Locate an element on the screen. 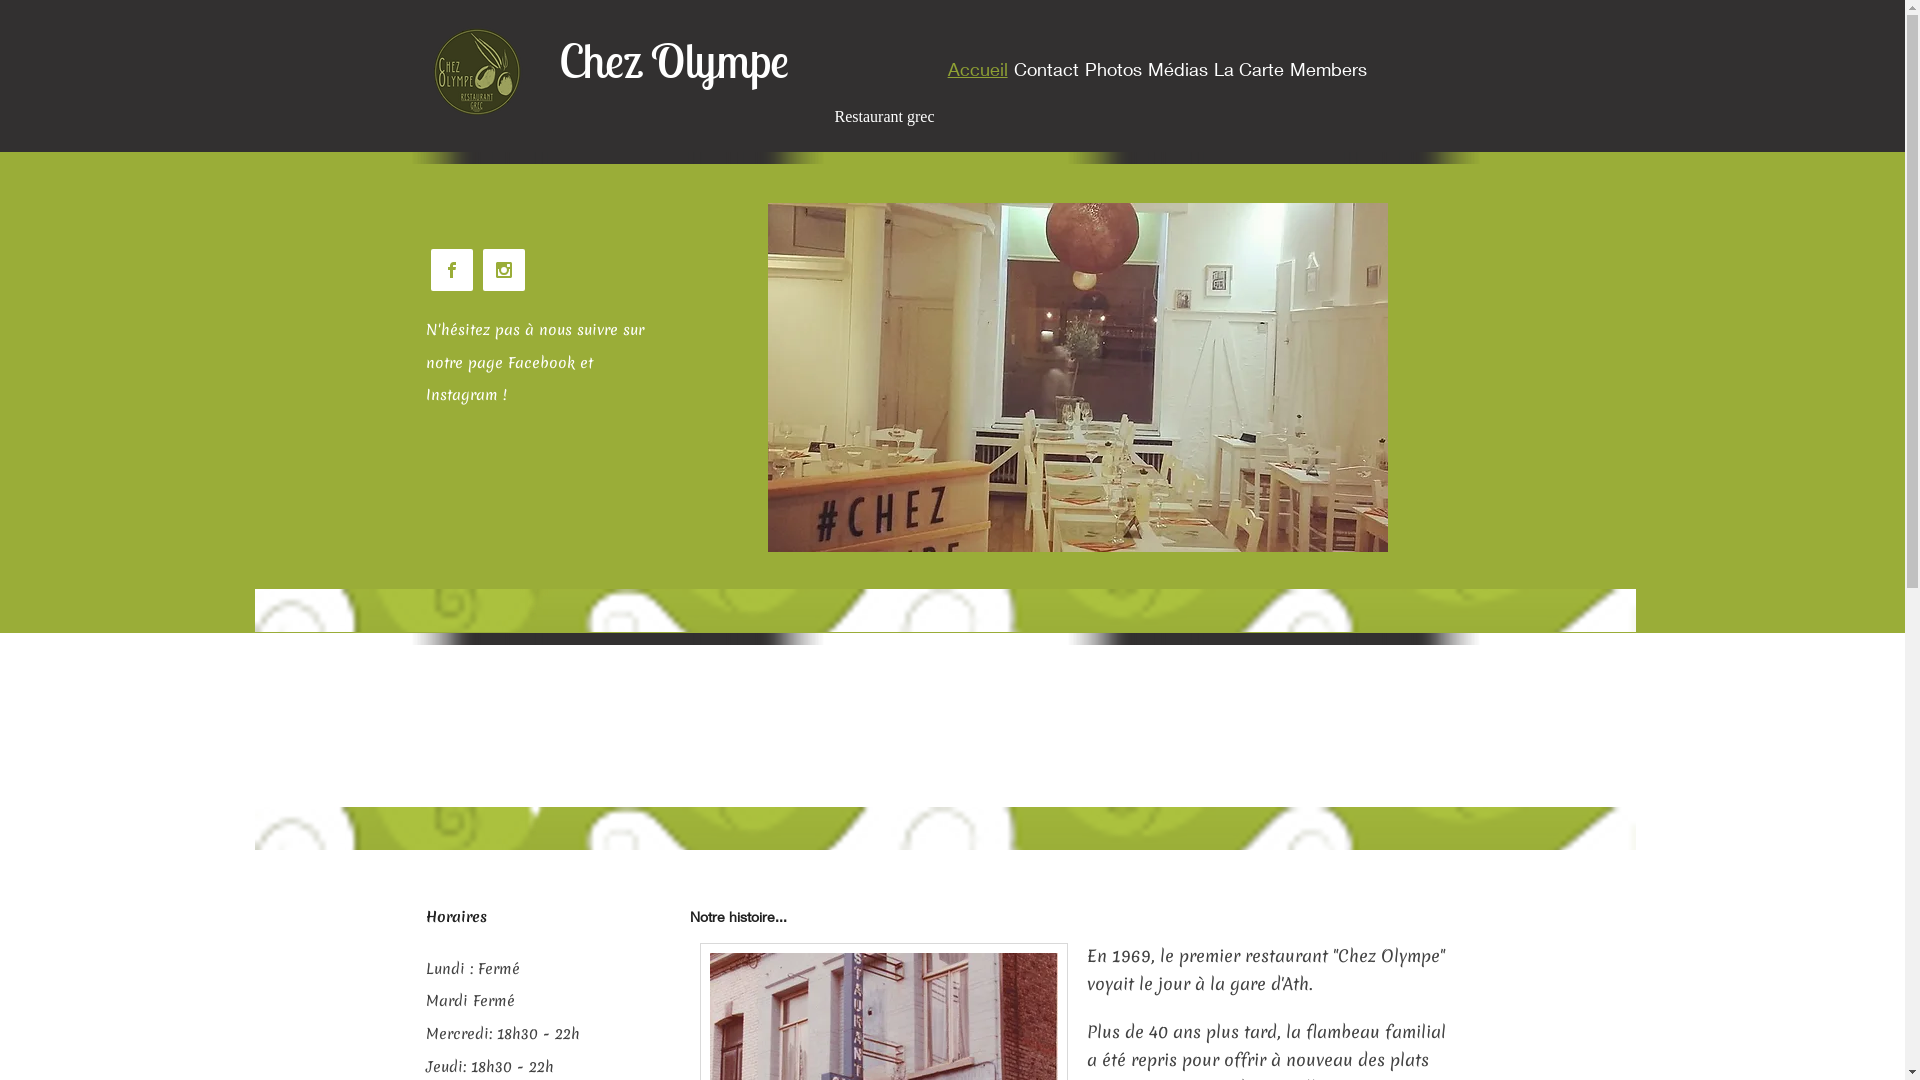 The width and height of the screenshot is (1920, 1080). 'Embedded Content' is located at coordinates (551, 227).